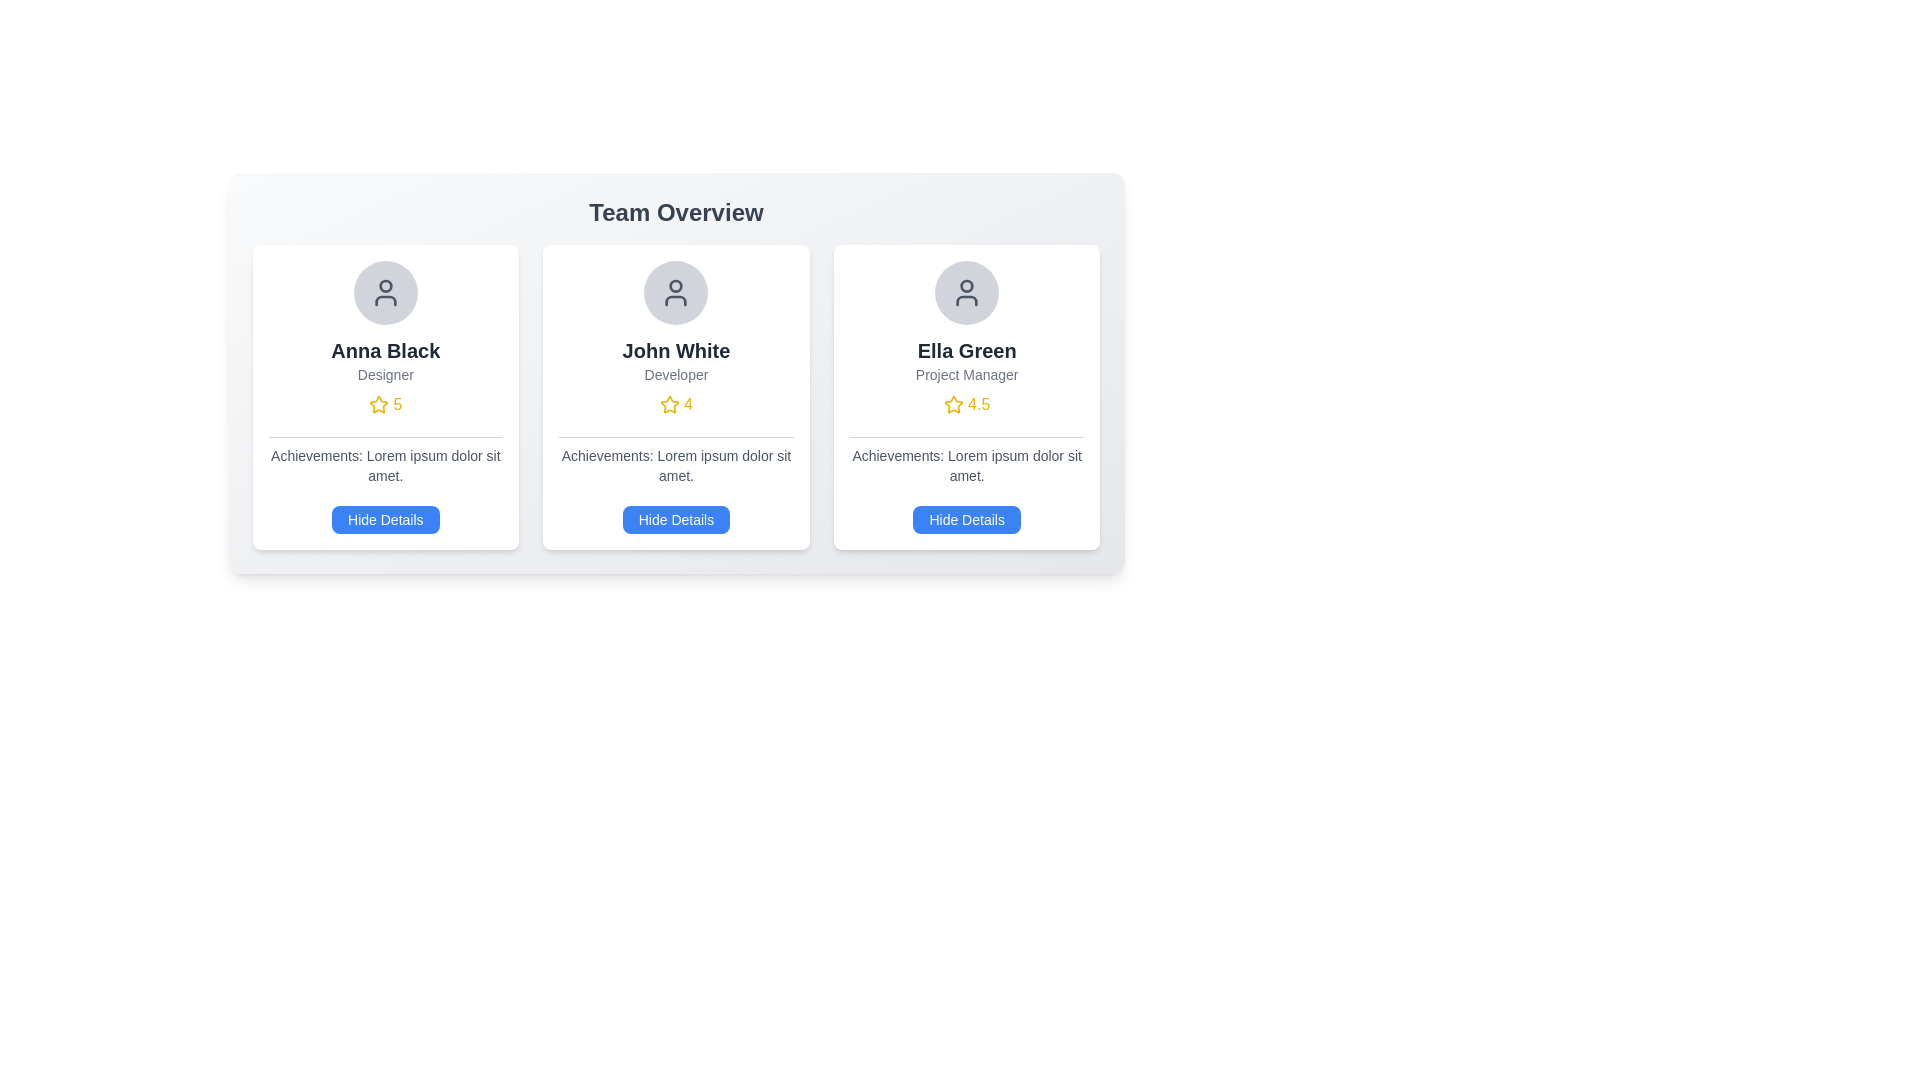 The height and width of the screenshot is (1080, 1920). What do you see at coordinates (676, 350) in the screenshot?
I see `the text label displaying the name 'John White', which identifies the user on the profile card in the team overview section` at bounding box center [676, 350].